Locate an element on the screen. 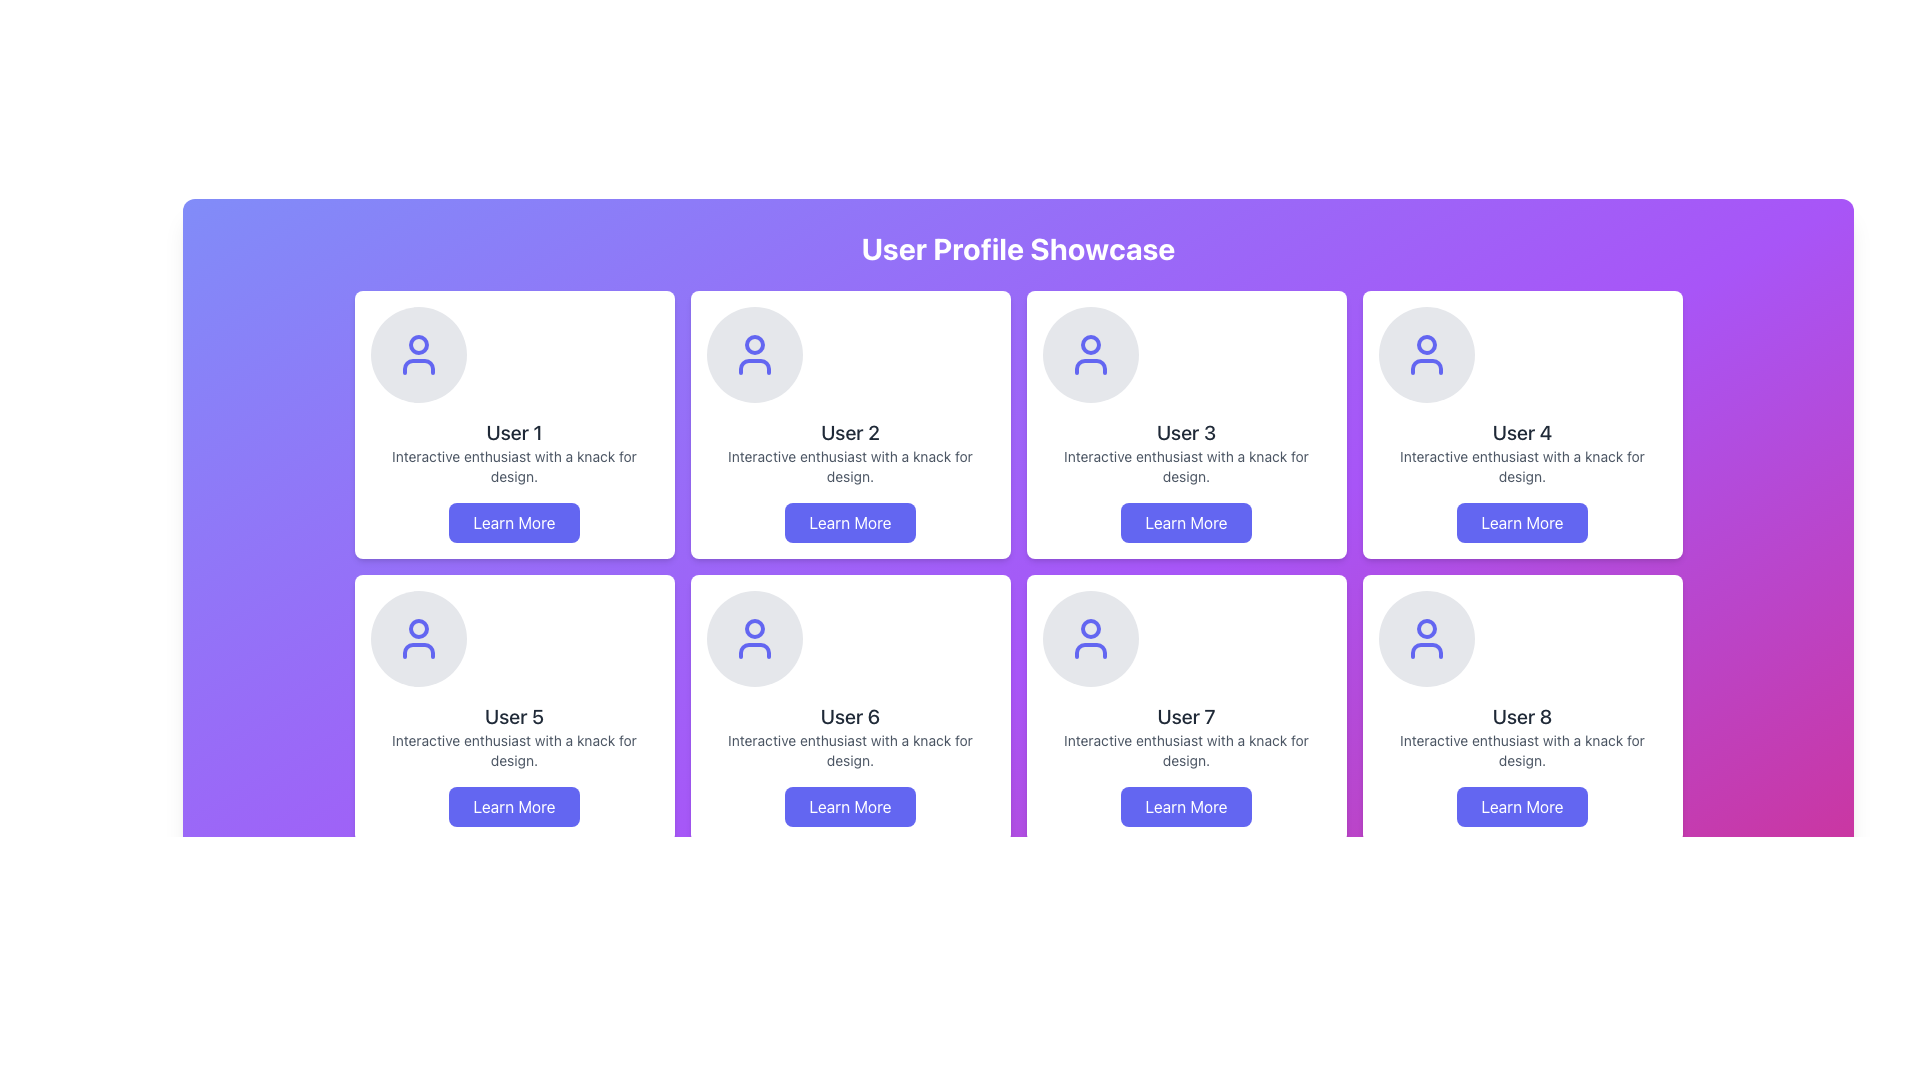  the text label reading 'User 7' is located at coordinates (1186, 716).